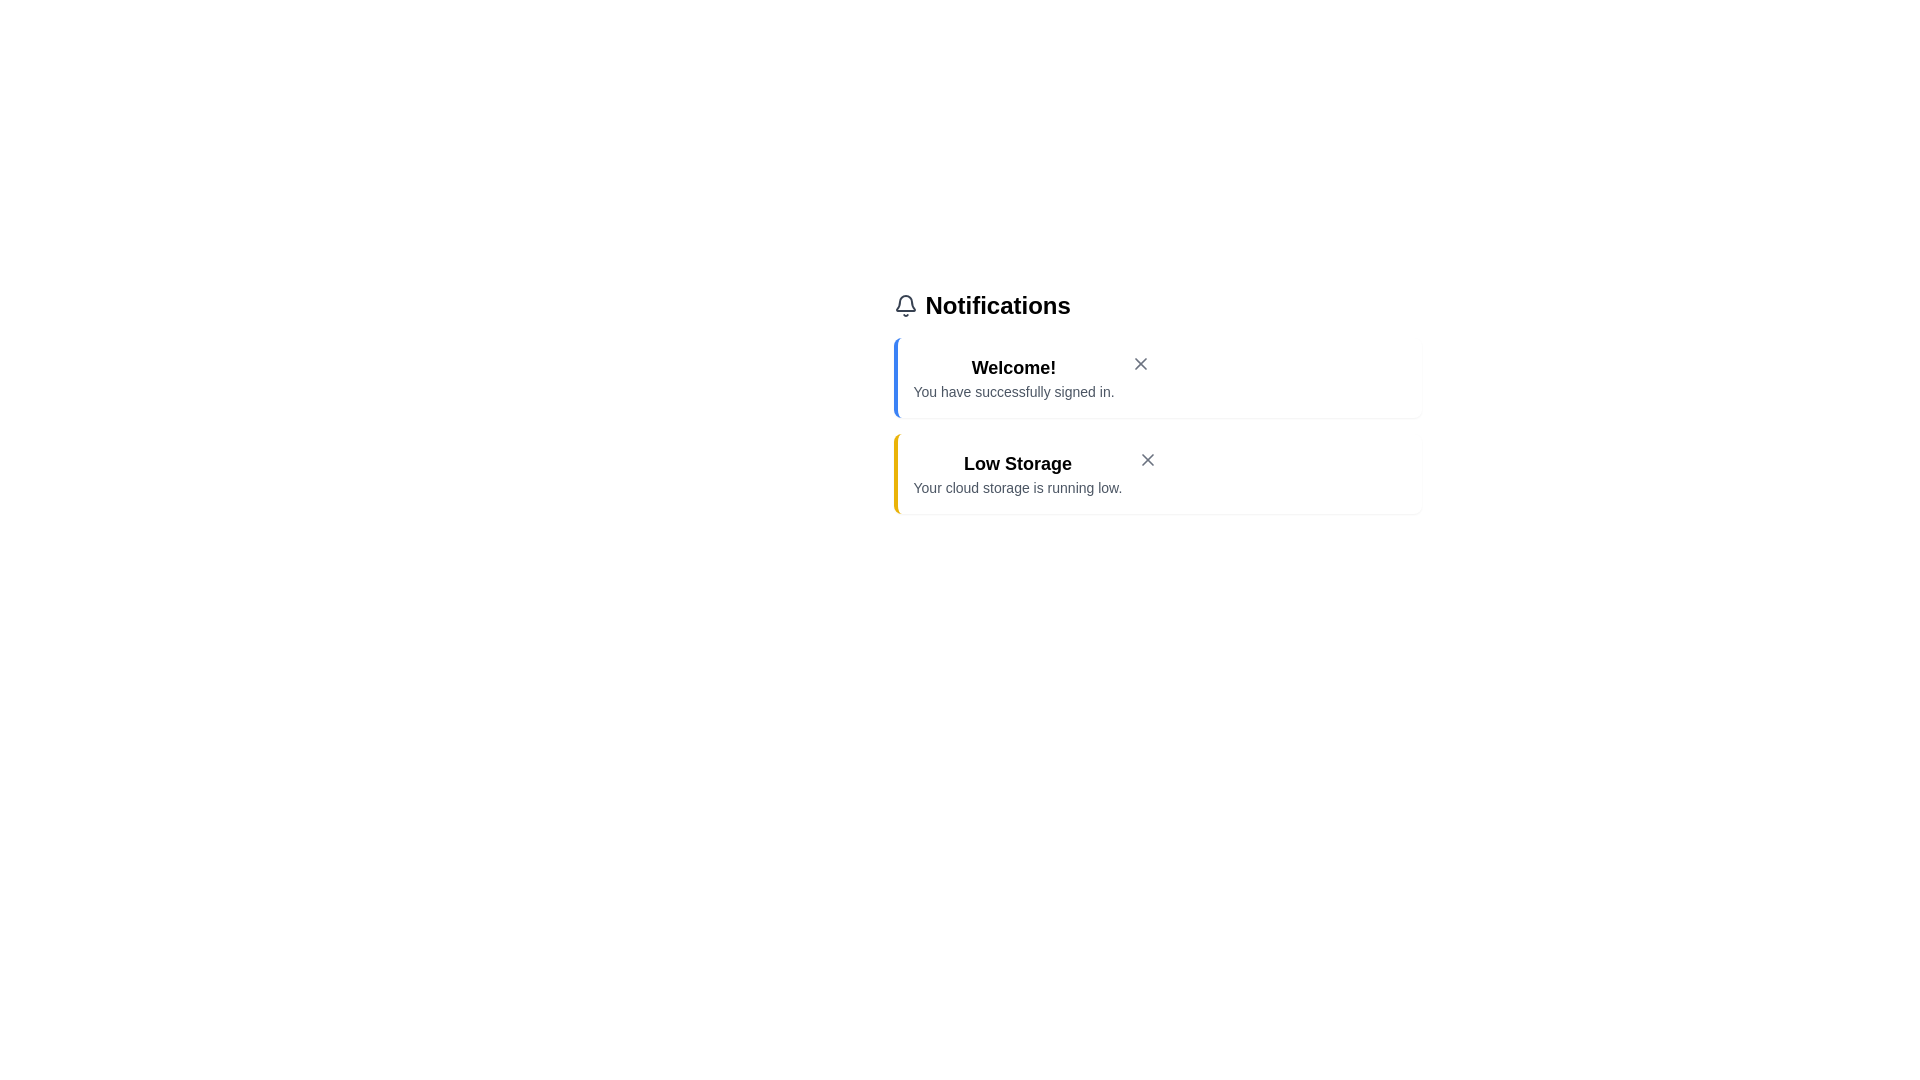 Image resolution: width=1920 pixels, height=1080 pixels. What do you see at coordinates (1013, 378) in the screenshot?
I see `content displayed in the text element that confirms successful sign-in, which shows 'Welcome!' in the first notification box` at bounding box center [1013, 378].